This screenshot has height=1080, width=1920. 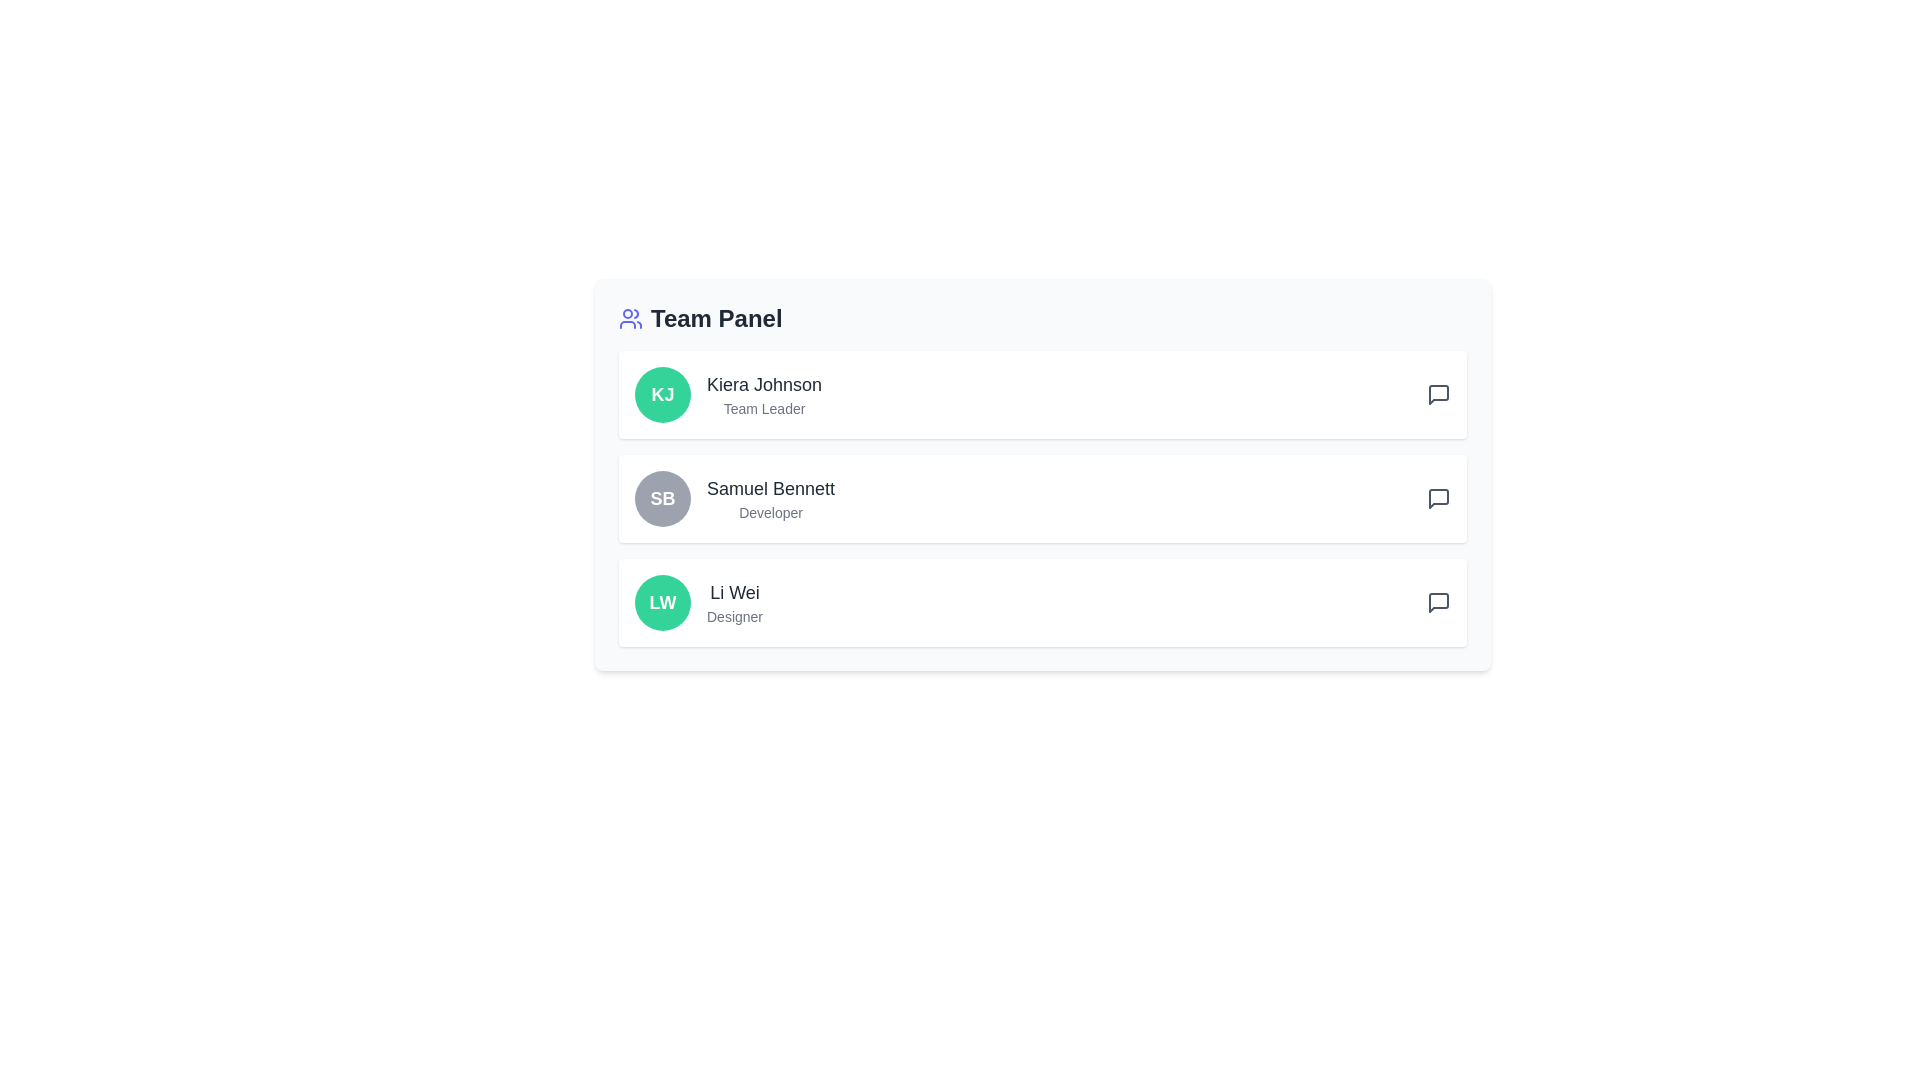 I want to click on the interactive icon adjacent to 'Kiera Johnson, Team Leader' to change its color, so click(x=1438, y=394).